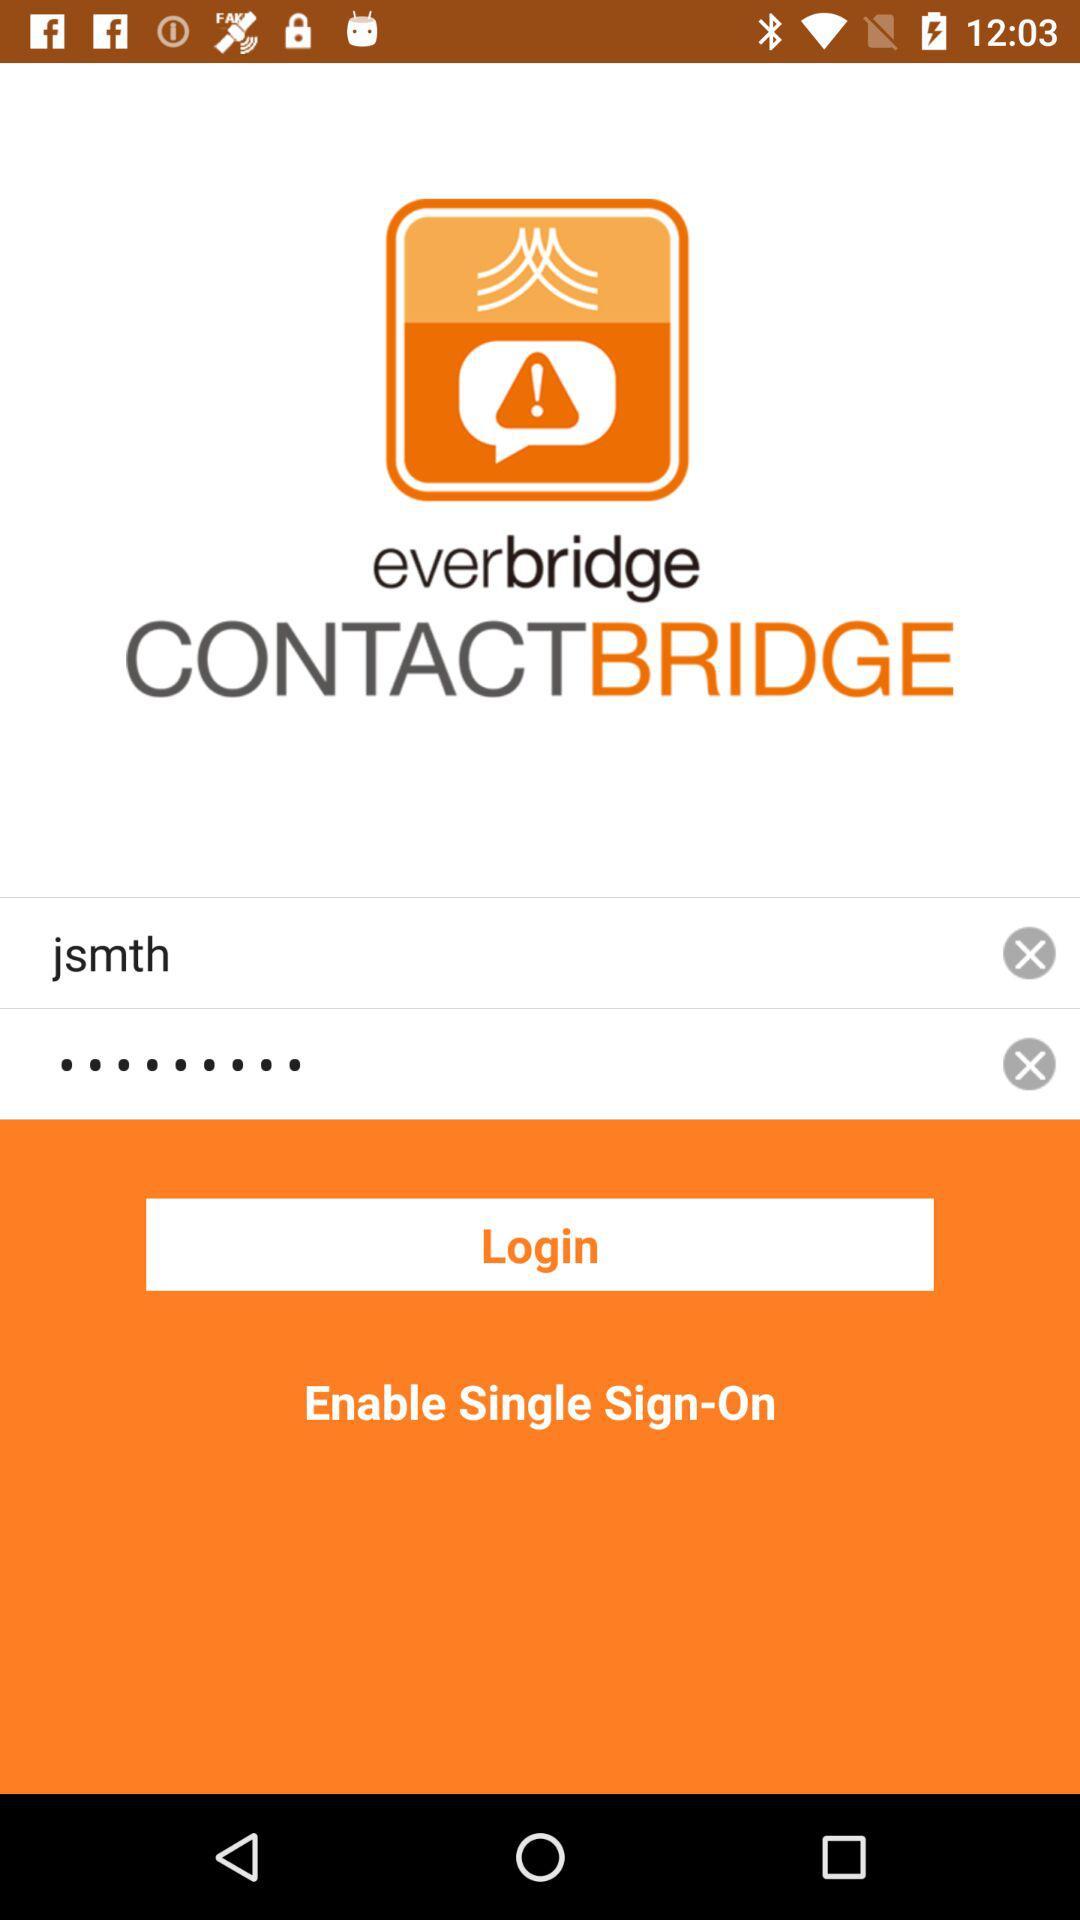  What do you see at coordinates (540, 1400) in the screenshot?
I see `the item below the login icon` at bounding box center [540, 1400].